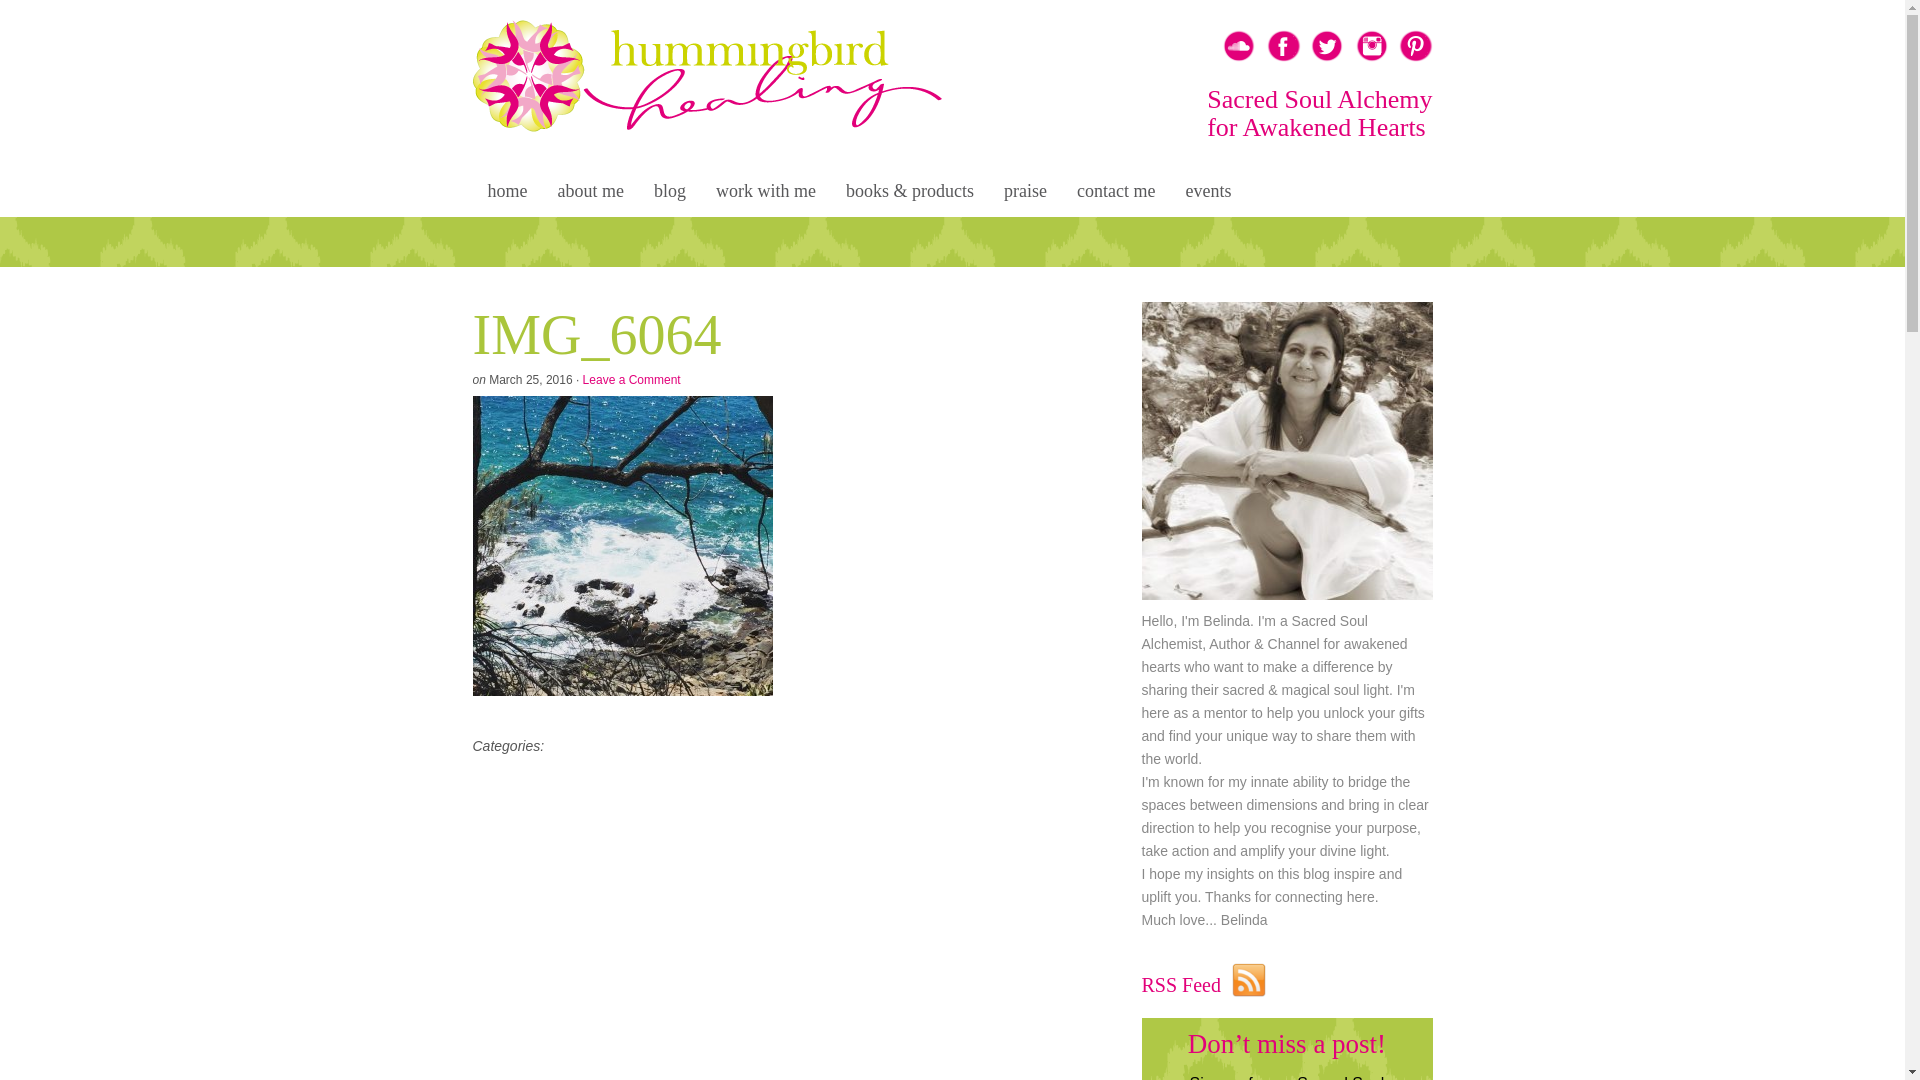 This screenshot has width=1920, height=1080. Describe the element at coordinates (637, 193) in the screenshot. I see `'blog'` at that location.